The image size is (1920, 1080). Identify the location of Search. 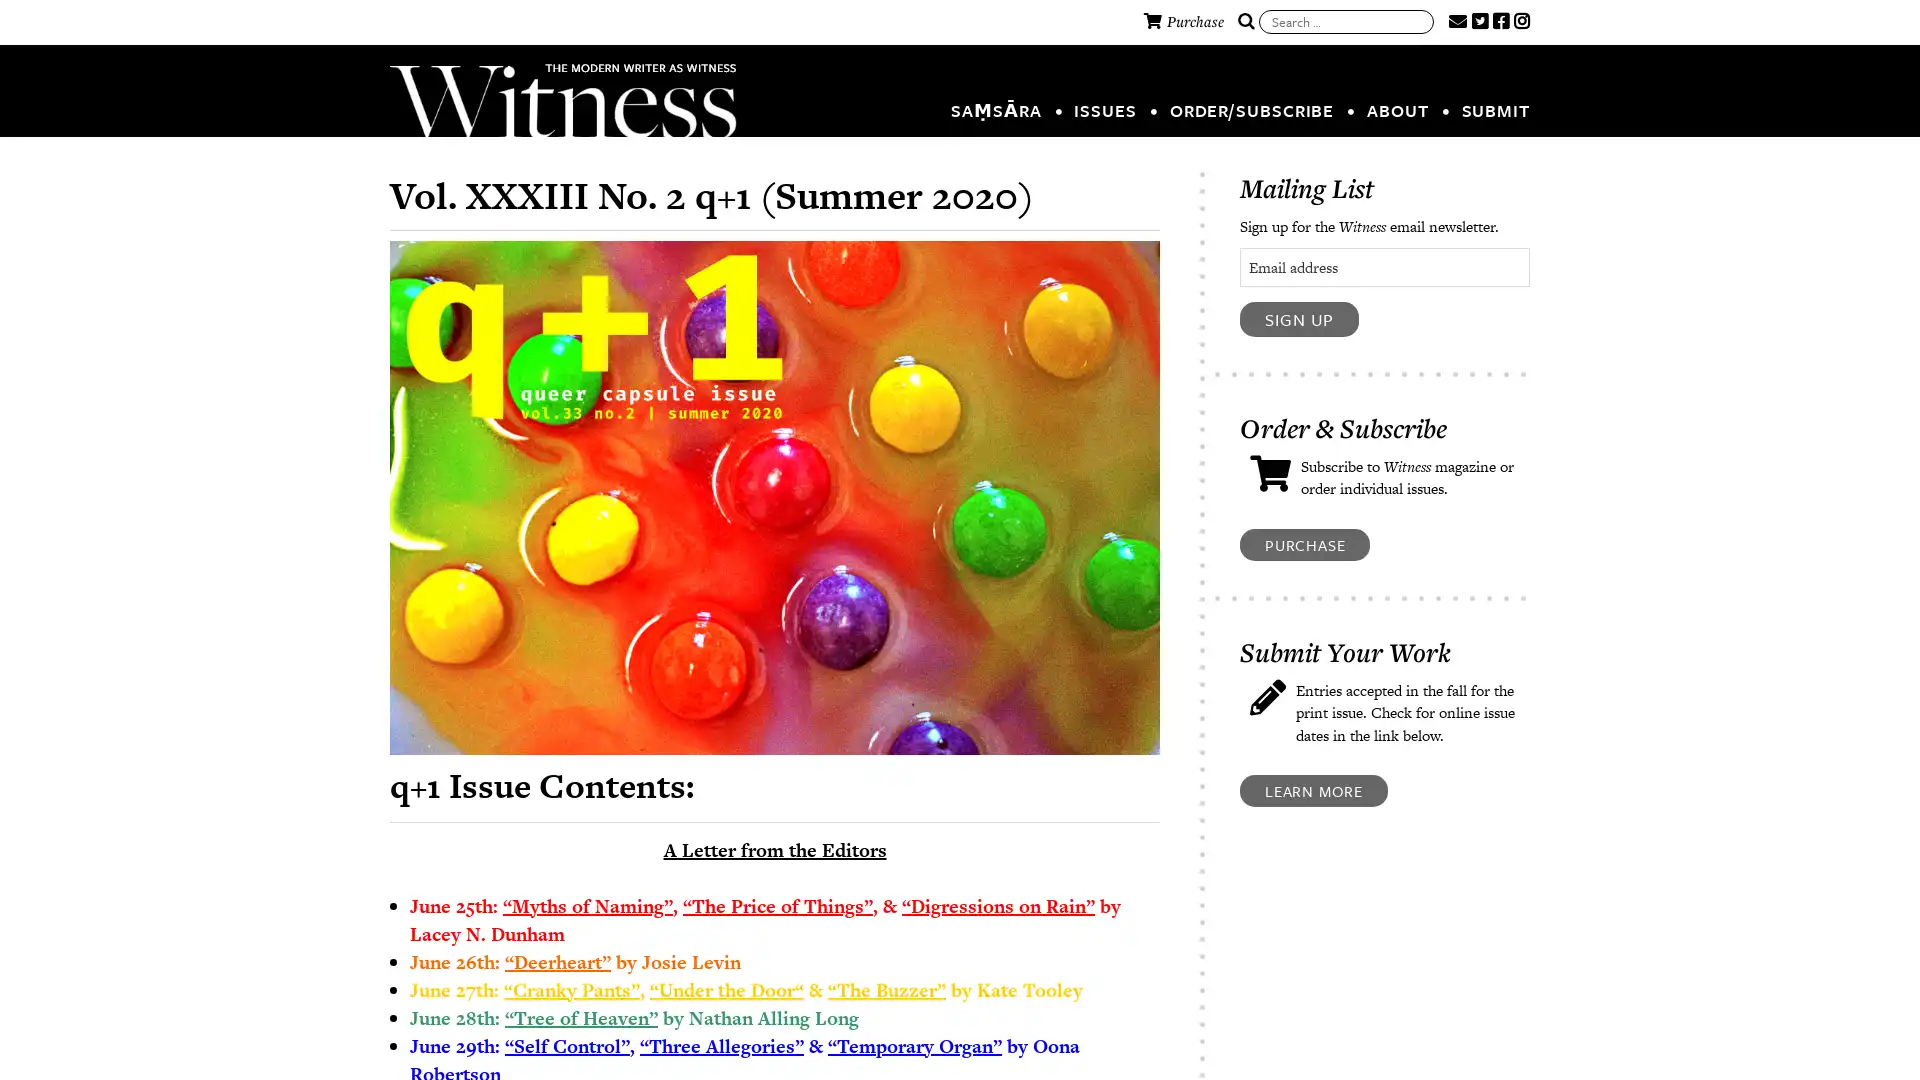
(1245, 22).